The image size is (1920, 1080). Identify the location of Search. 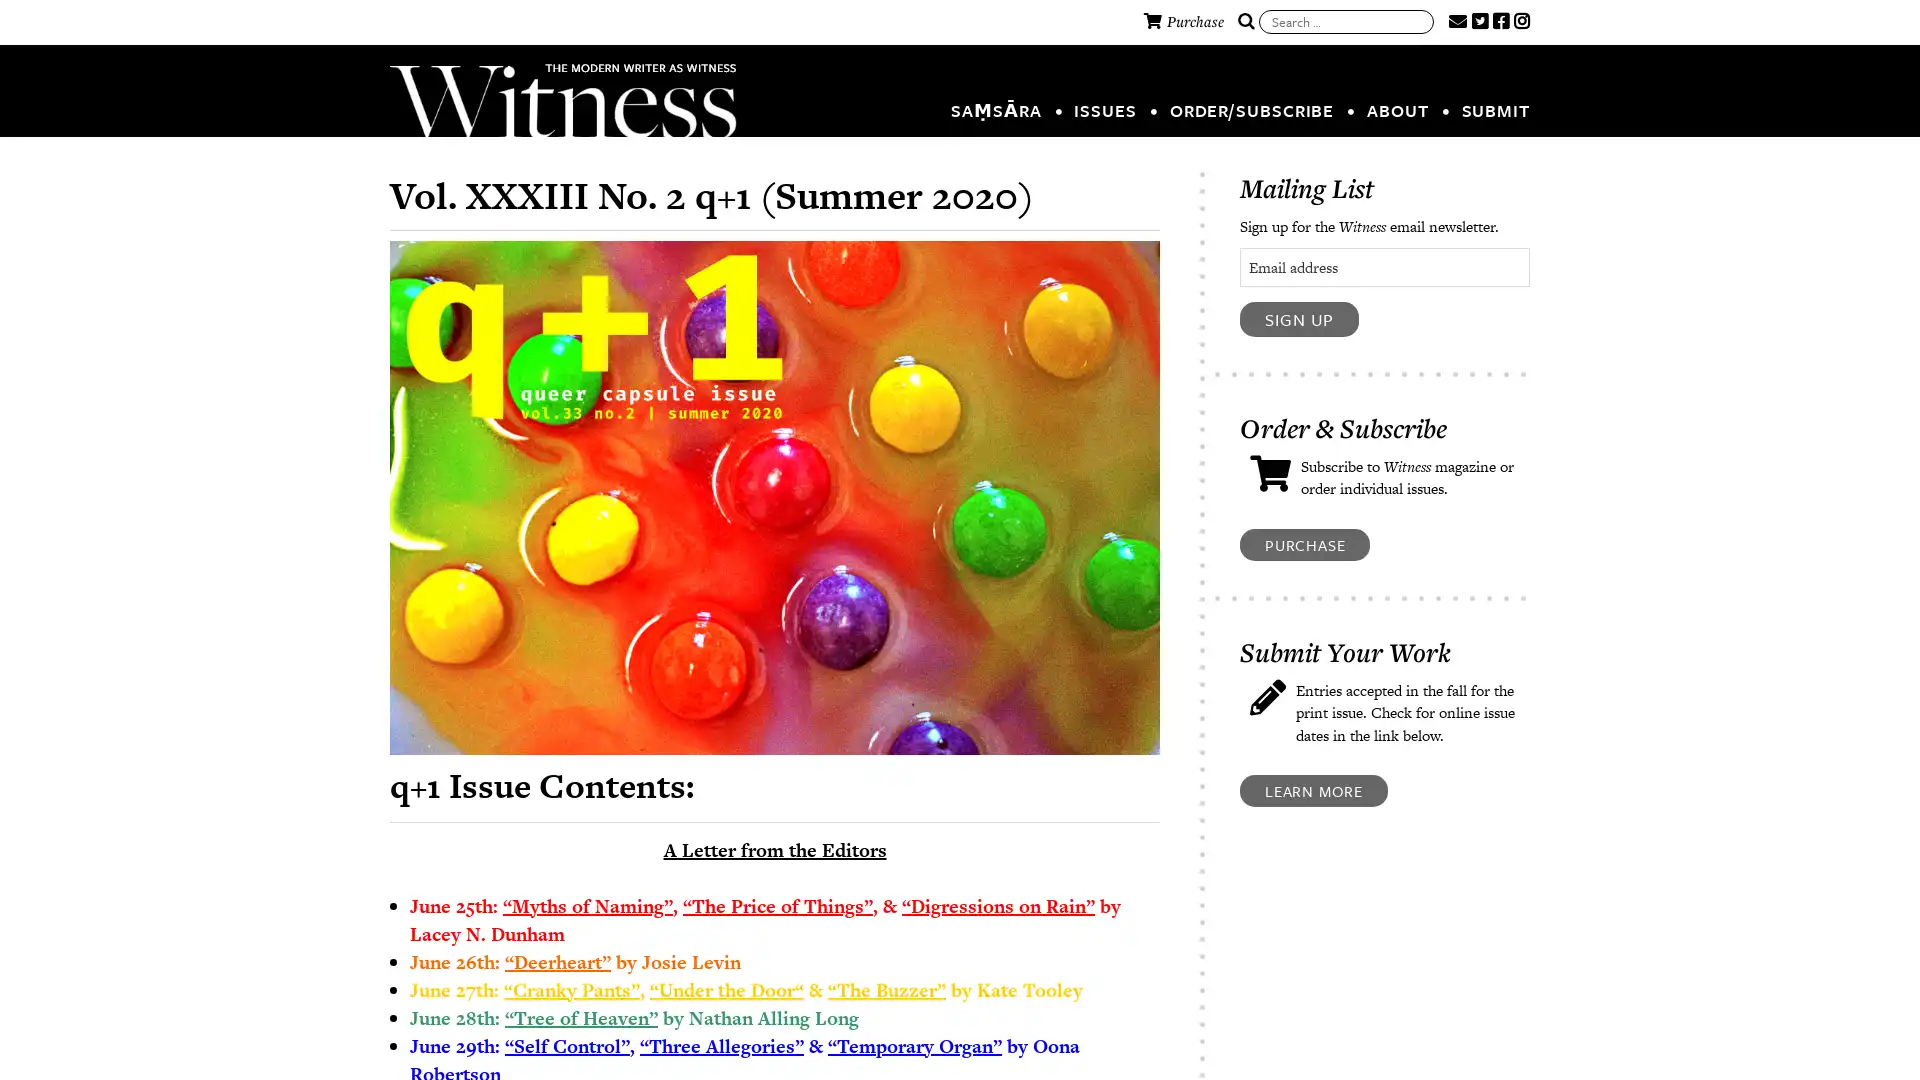
(1245, 22).